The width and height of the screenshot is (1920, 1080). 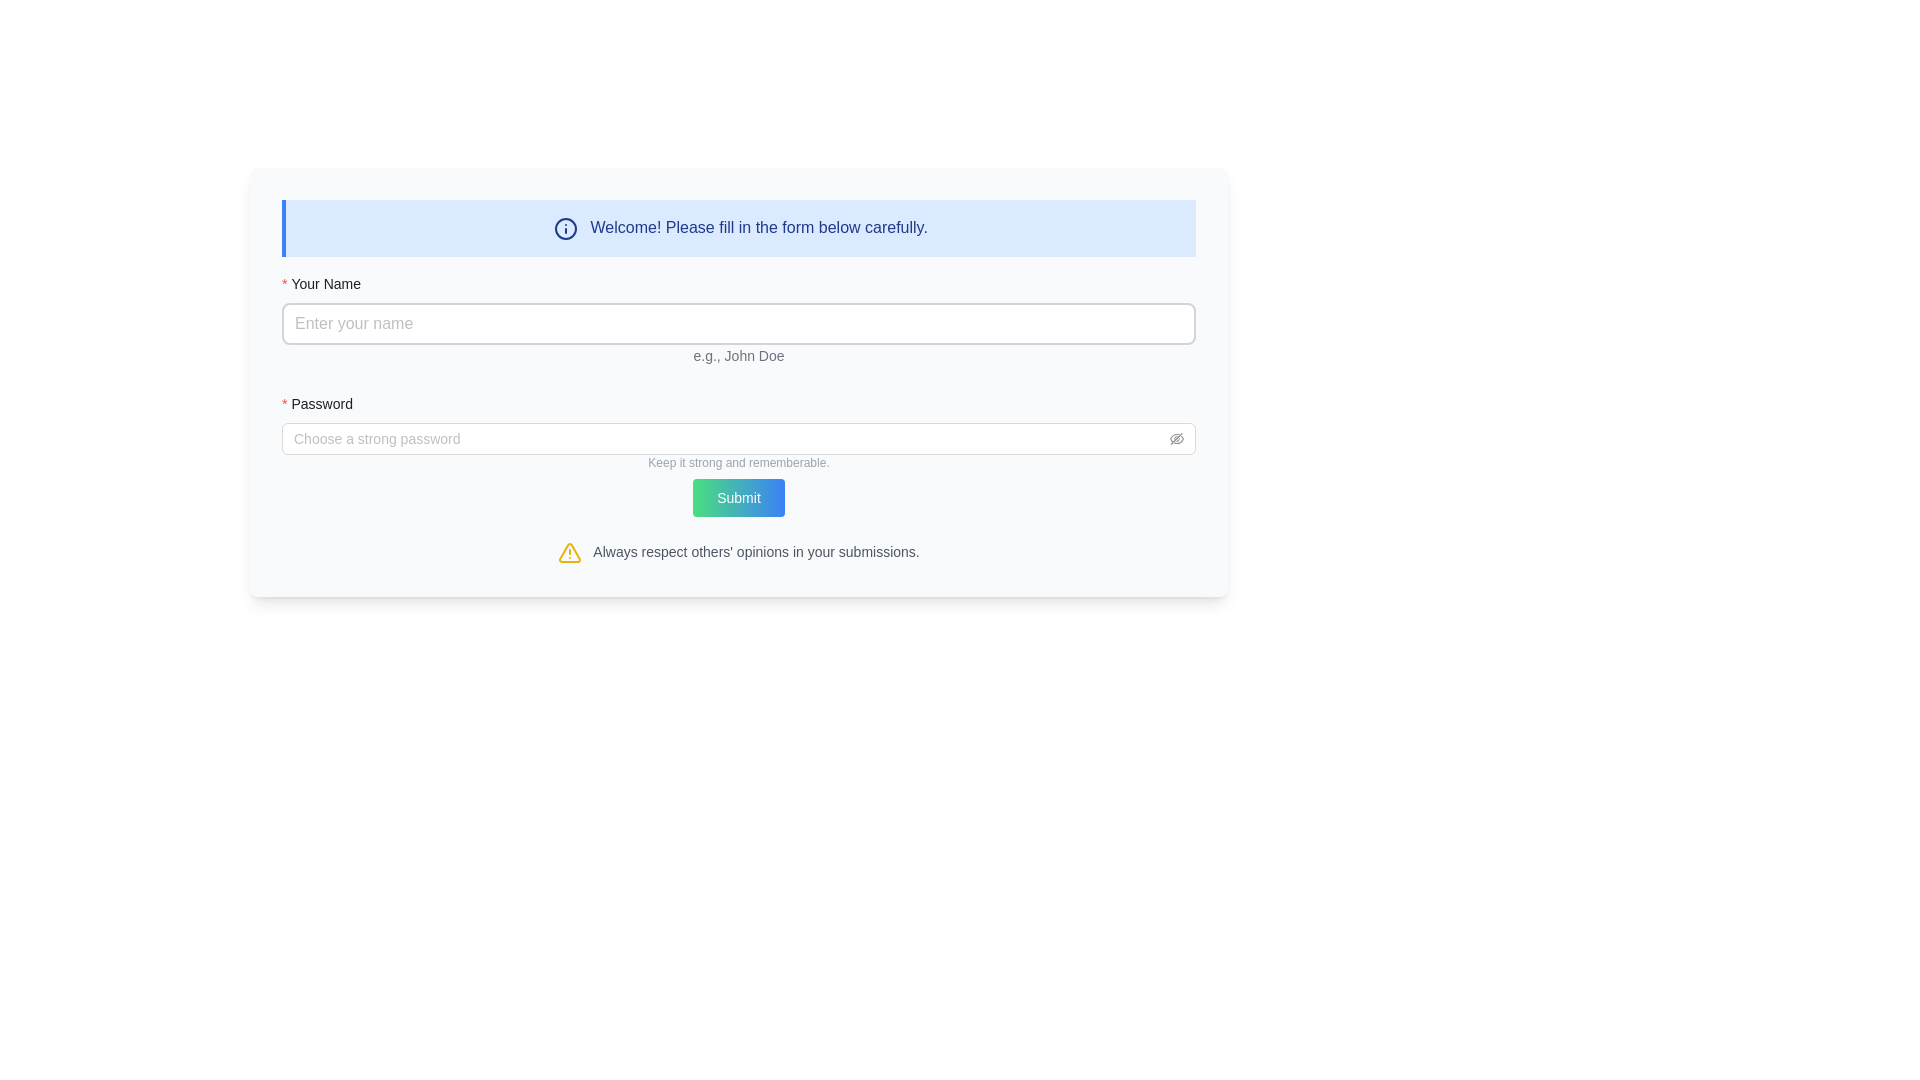 What do you see at coordinates (565, 227) in the screenshot?
I see `the circular information icon with a blue outline located to the left of the text 'Welcome! Please fill in the form below carefully.' in the blue-tinted message box at the top of the form` at bounding box center [565, 227].